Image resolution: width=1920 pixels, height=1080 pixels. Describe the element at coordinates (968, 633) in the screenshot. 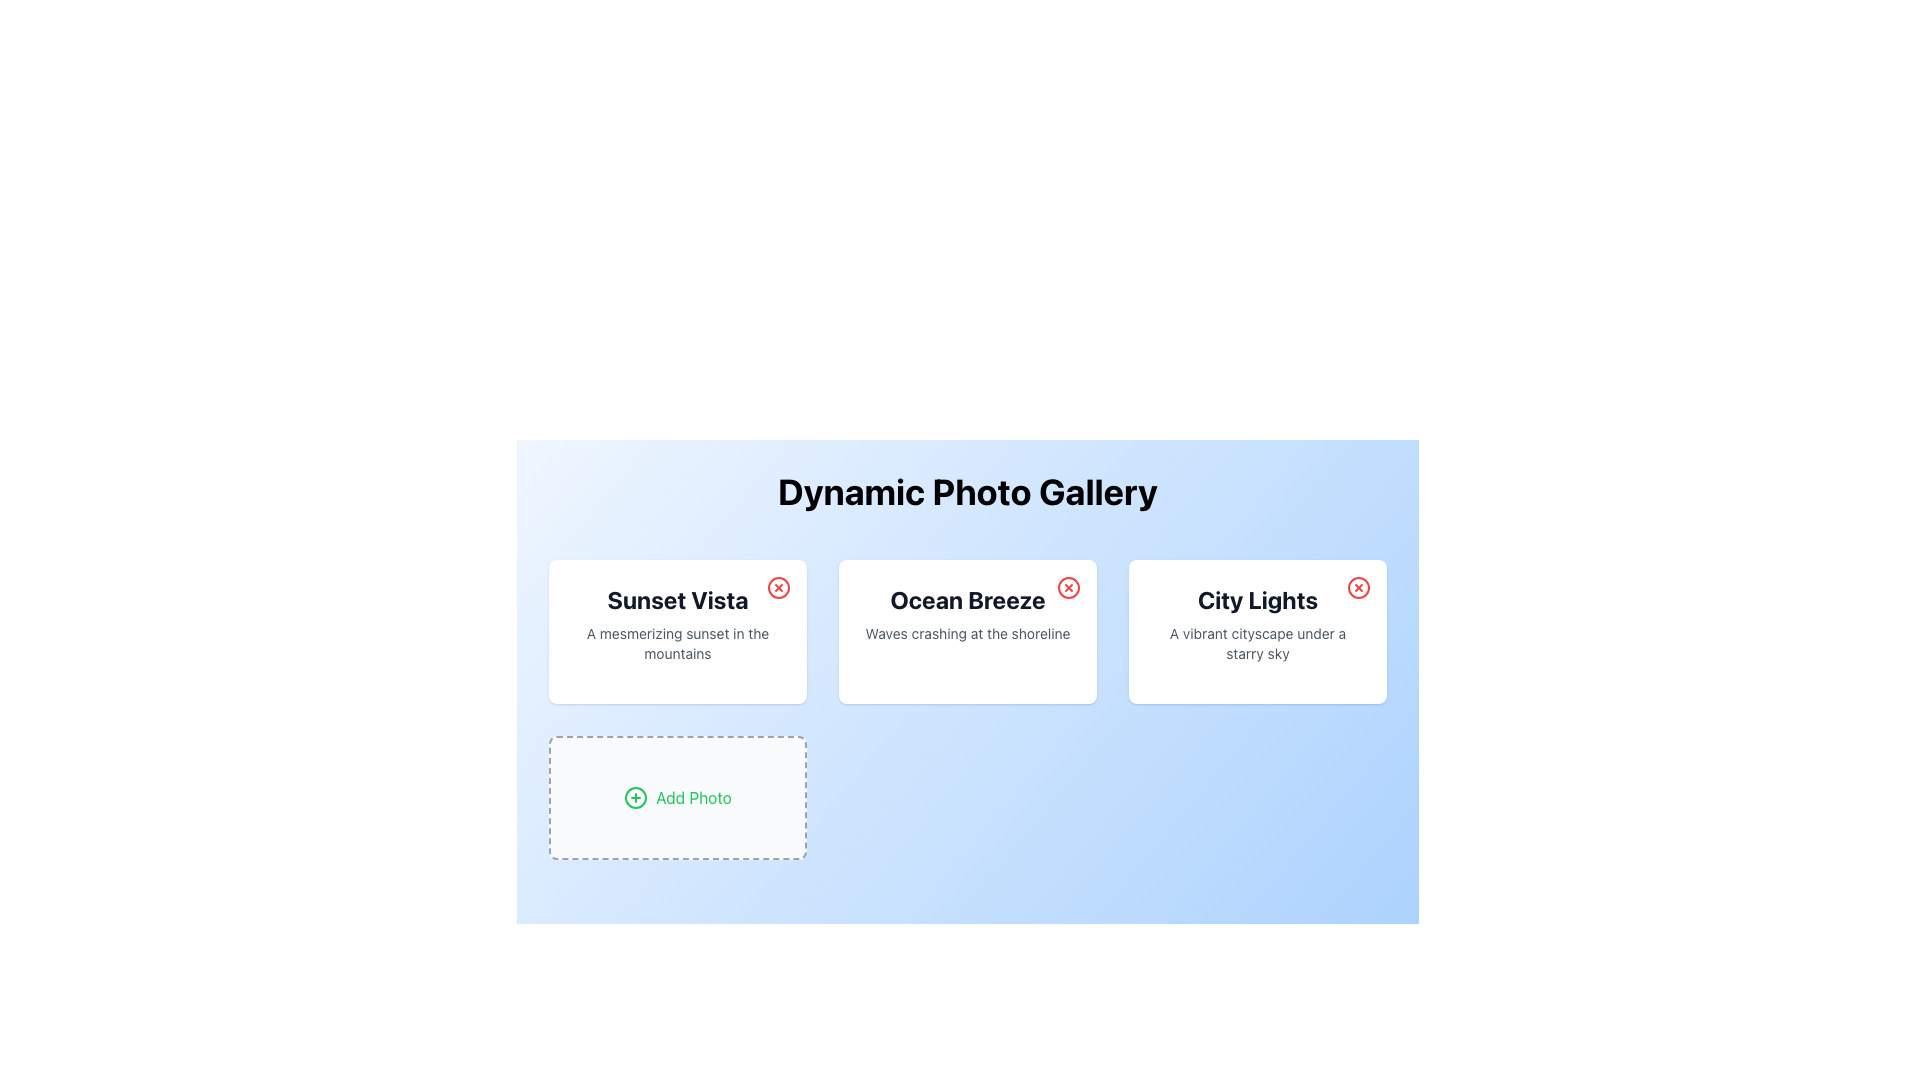

I see `the descriptive subtitle located directly beneath the title 'Ocean Breeze' in the middle column of a three-column layout` at that location.